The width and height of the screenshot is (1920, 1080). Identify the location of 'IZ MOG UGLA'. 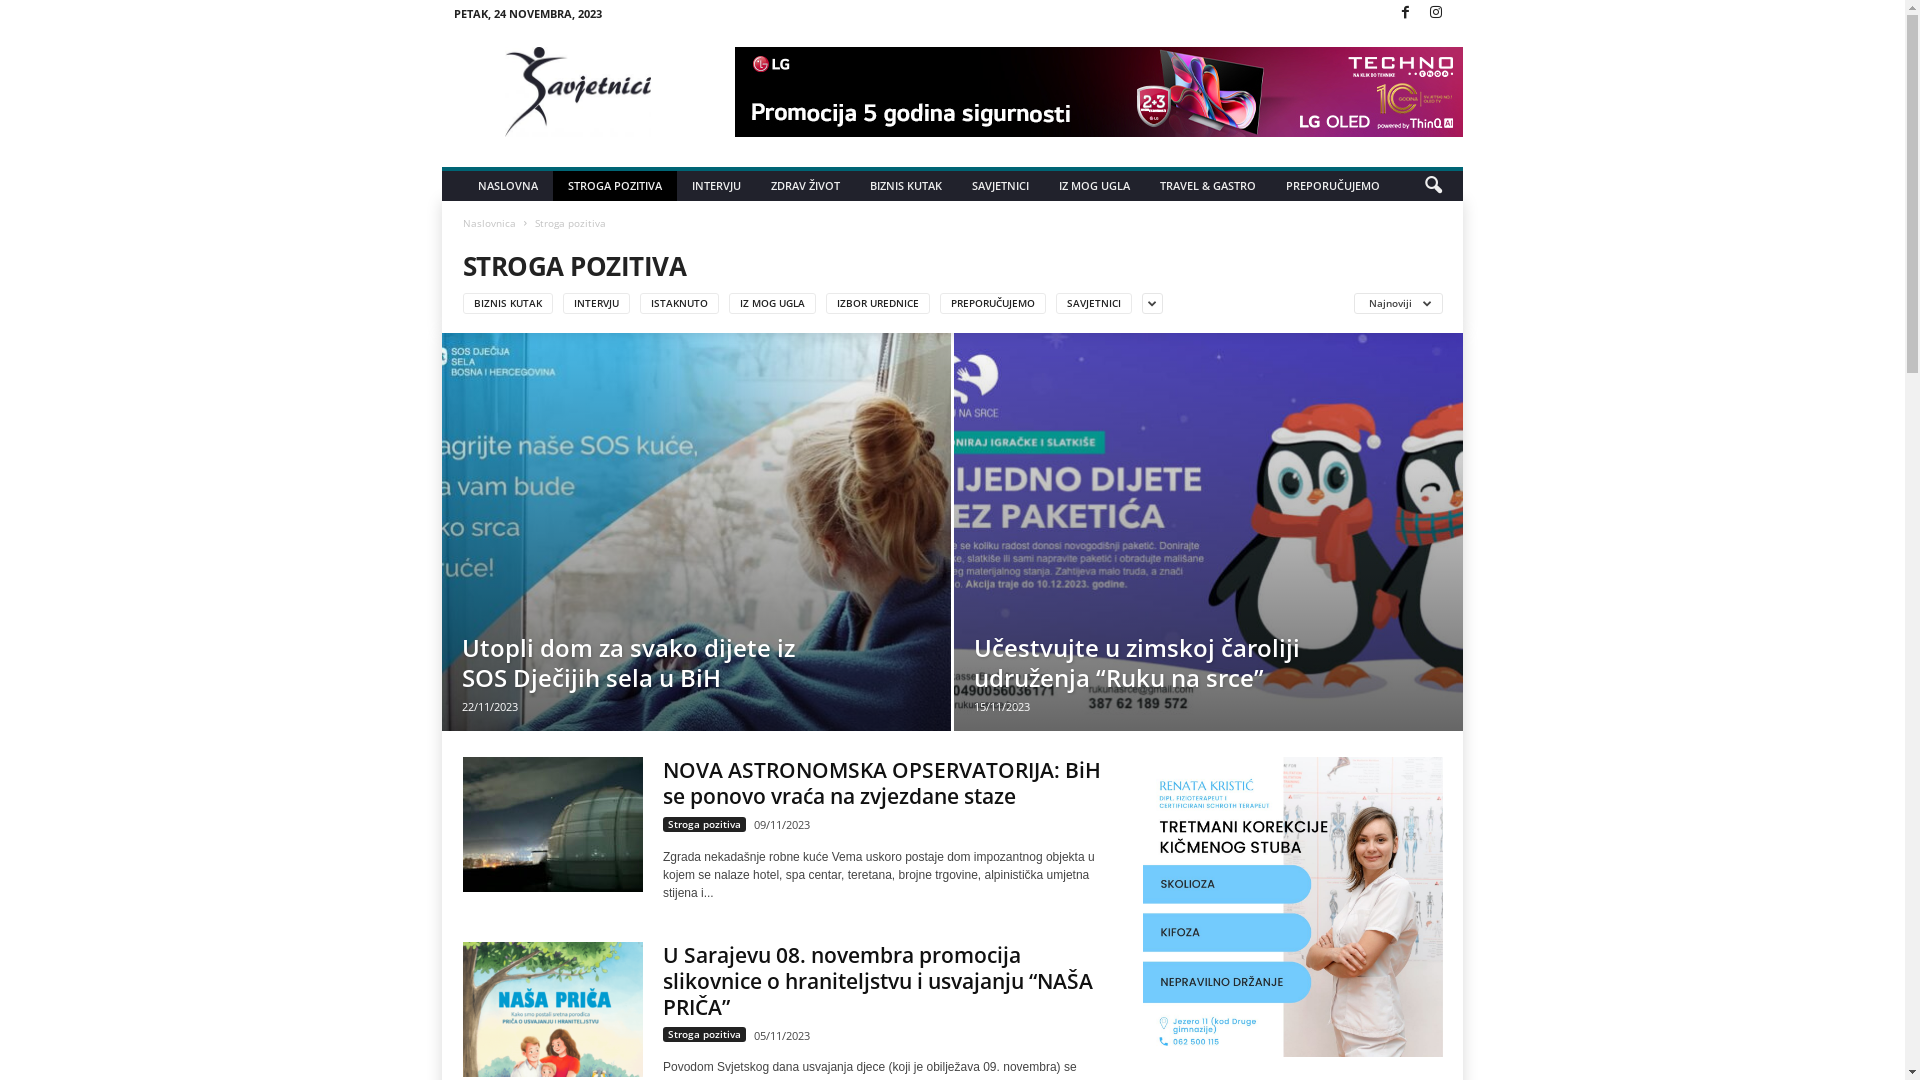
(1093, 185).